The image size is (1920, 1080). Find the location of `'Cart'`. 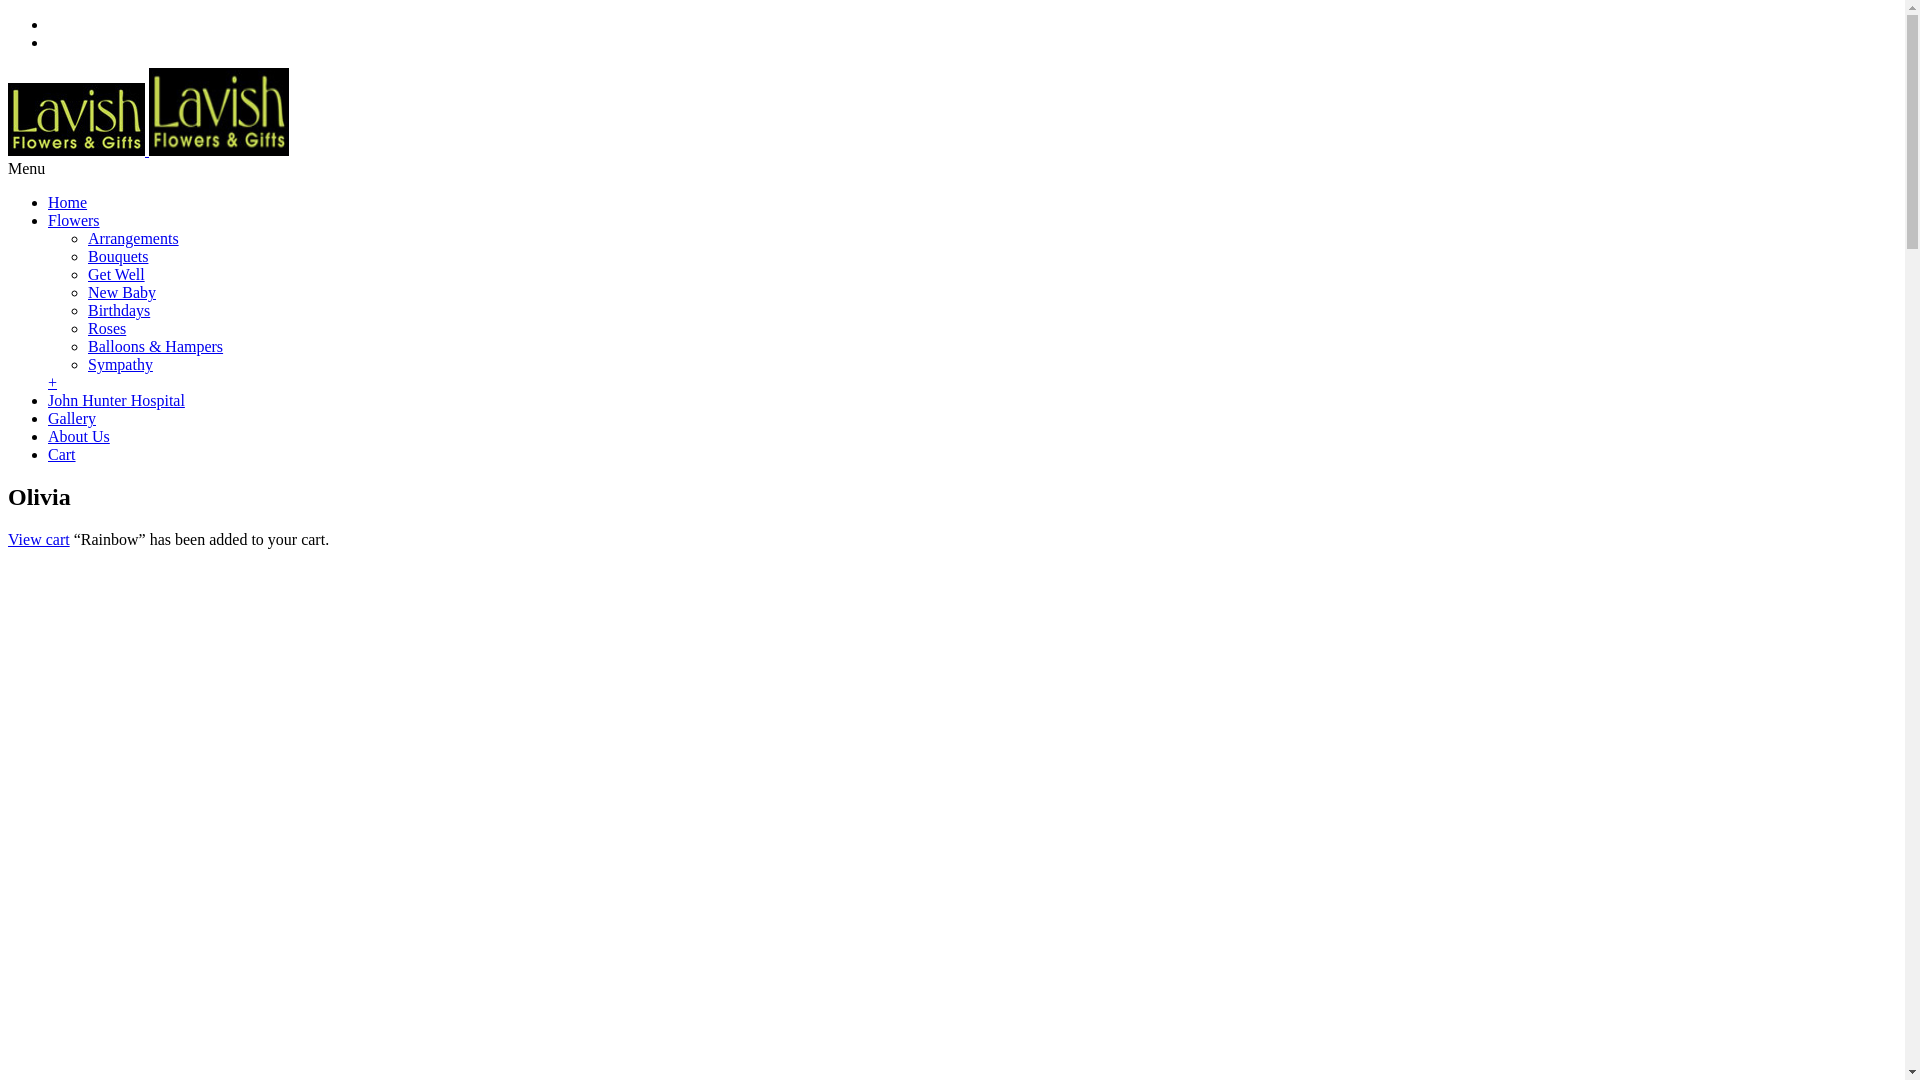

'Cart' is located at coordinates (48, 454).